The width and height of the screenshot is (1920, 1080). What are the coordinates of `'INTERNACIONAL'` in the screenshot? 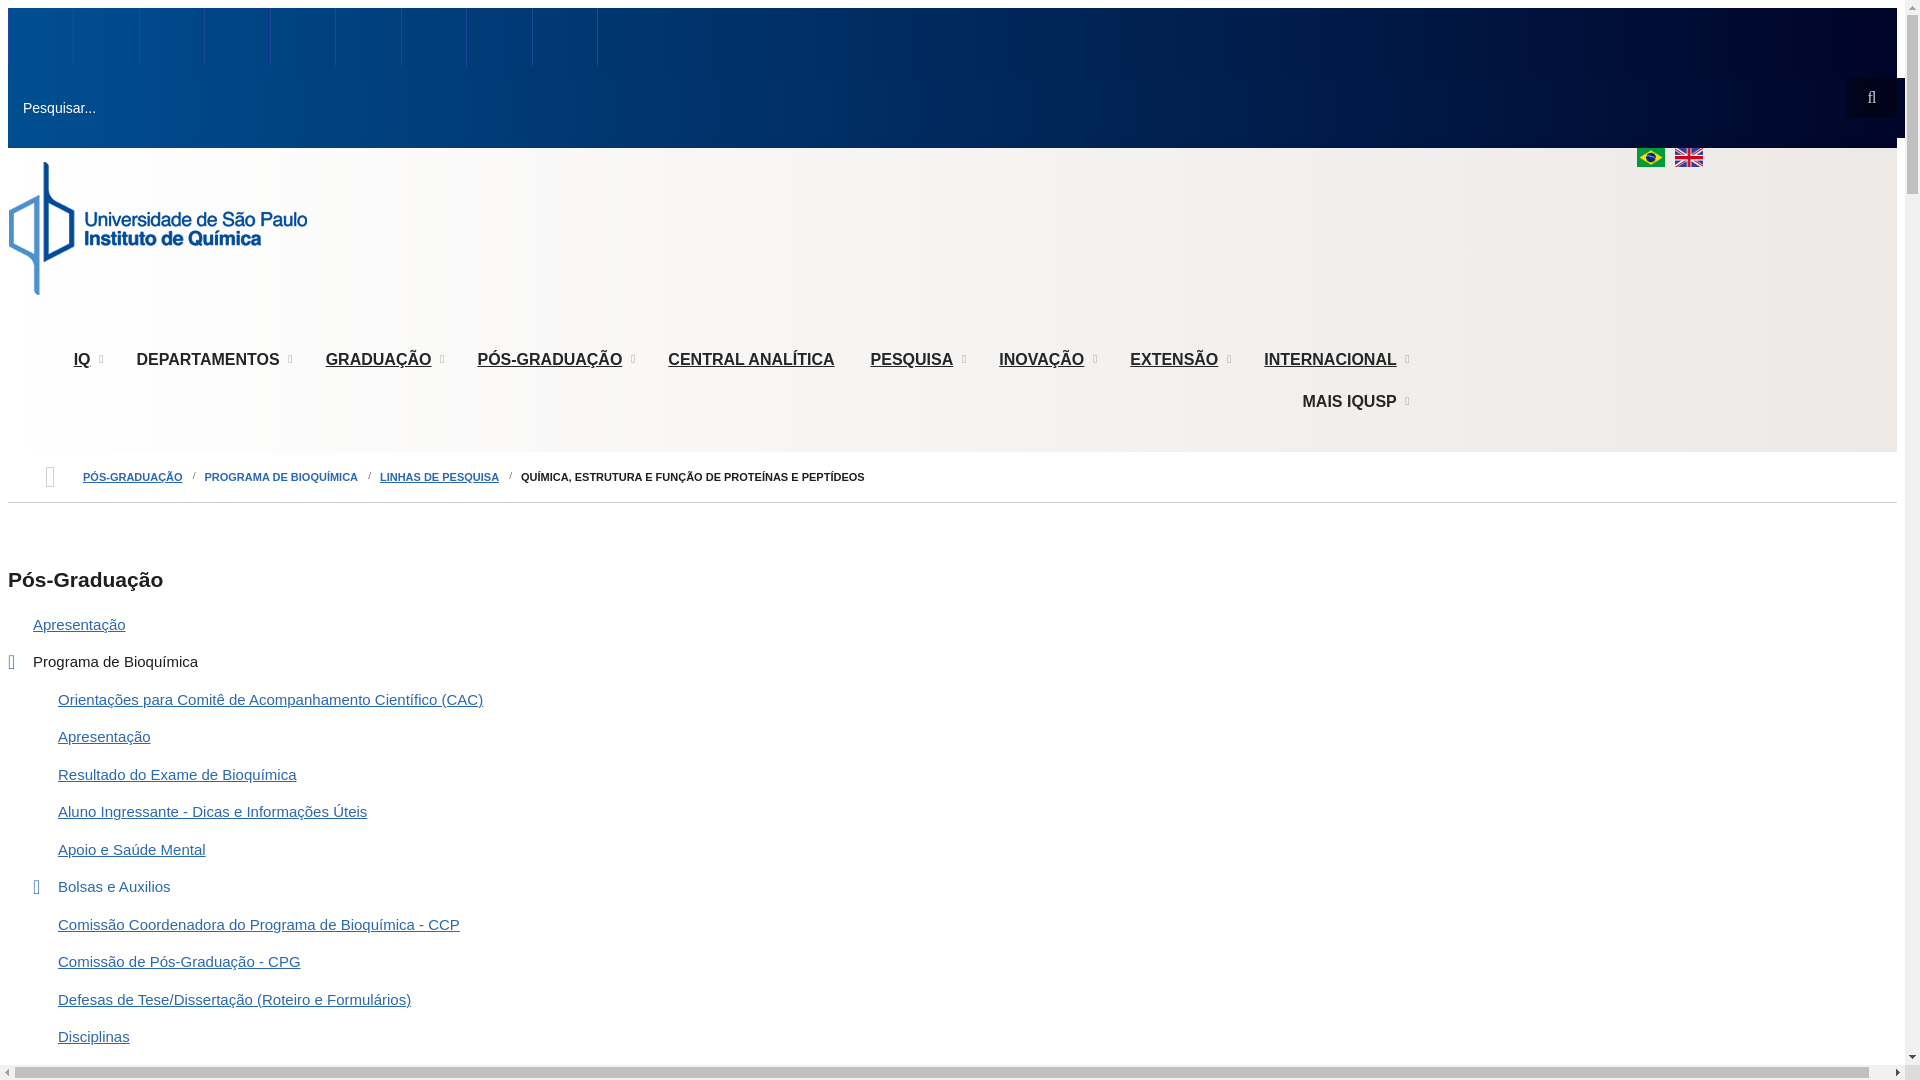 It's located at (1334, 358).